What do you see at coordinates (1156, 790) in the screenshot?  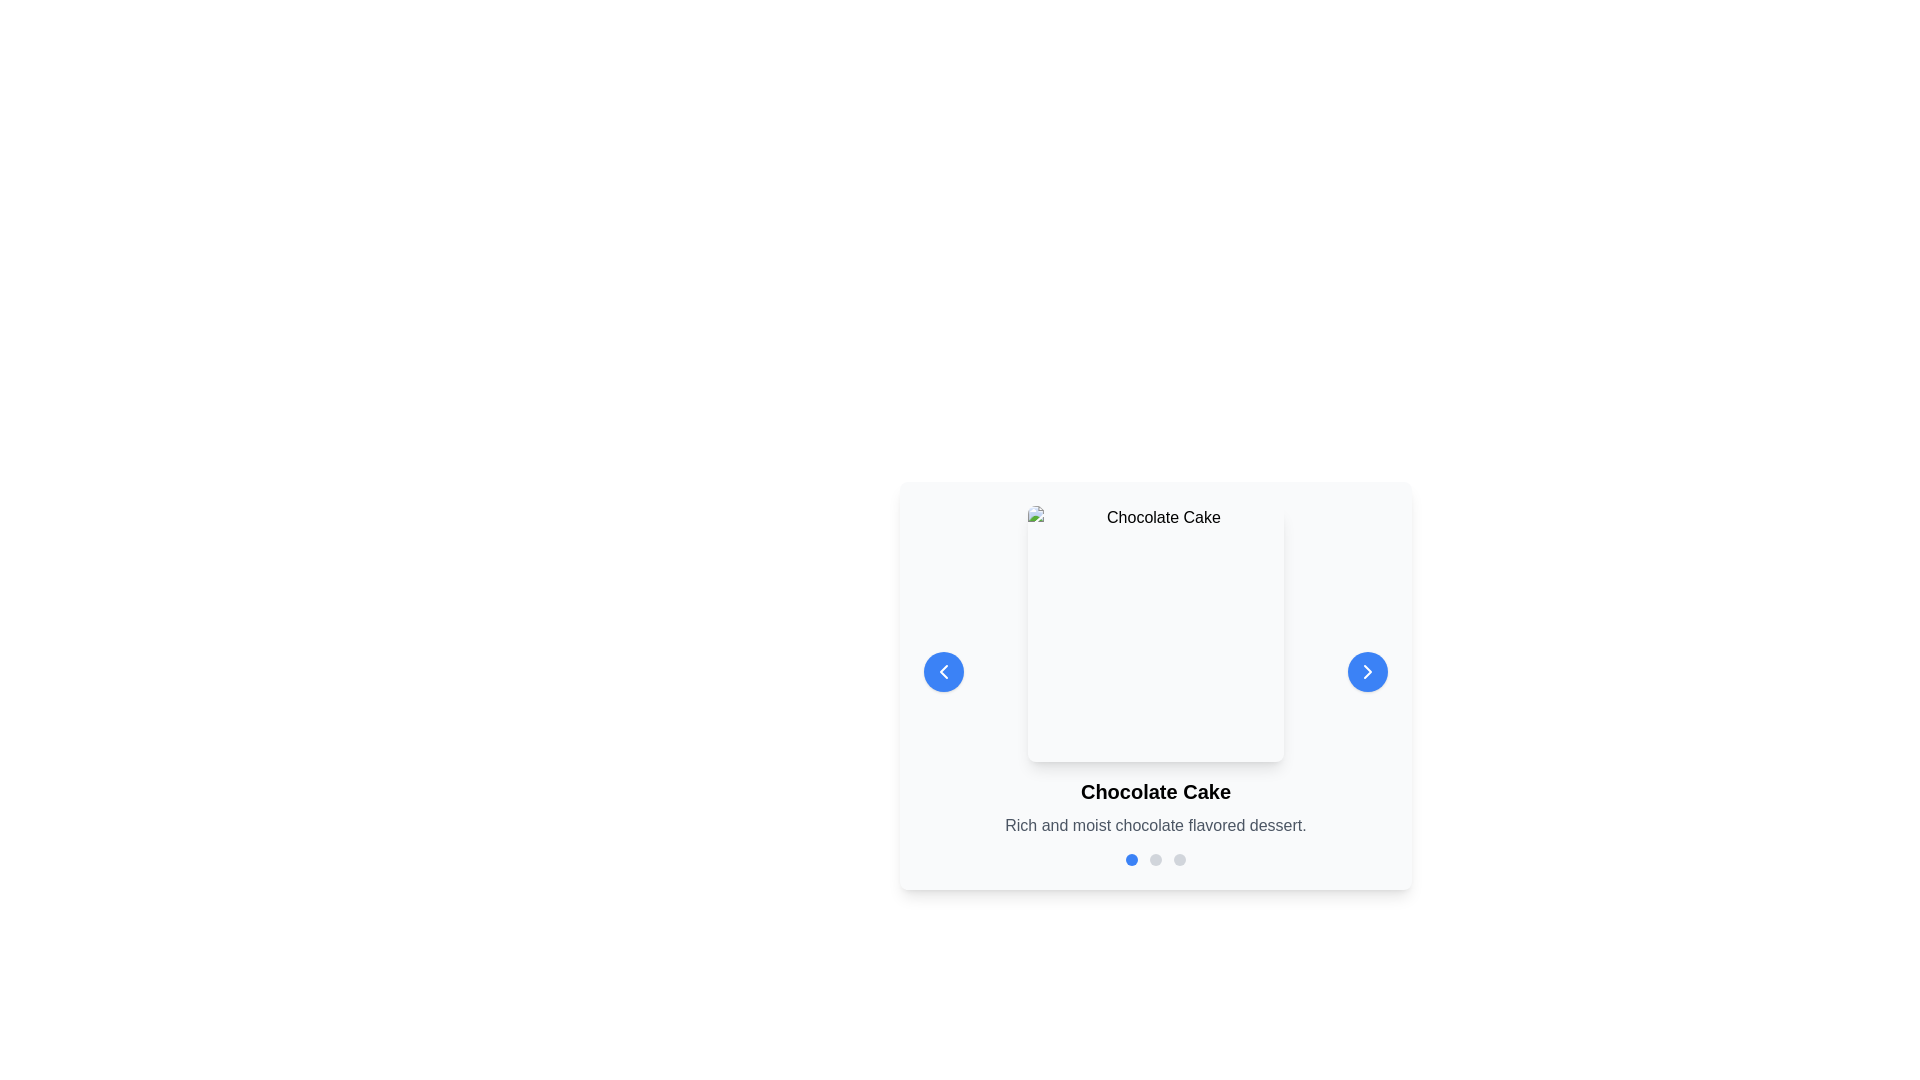 I see `the Text label indicating the name 'Chocolate Cake', which is centrally aligned below the cake image and above the description text` at bounding box center [1156, 790].